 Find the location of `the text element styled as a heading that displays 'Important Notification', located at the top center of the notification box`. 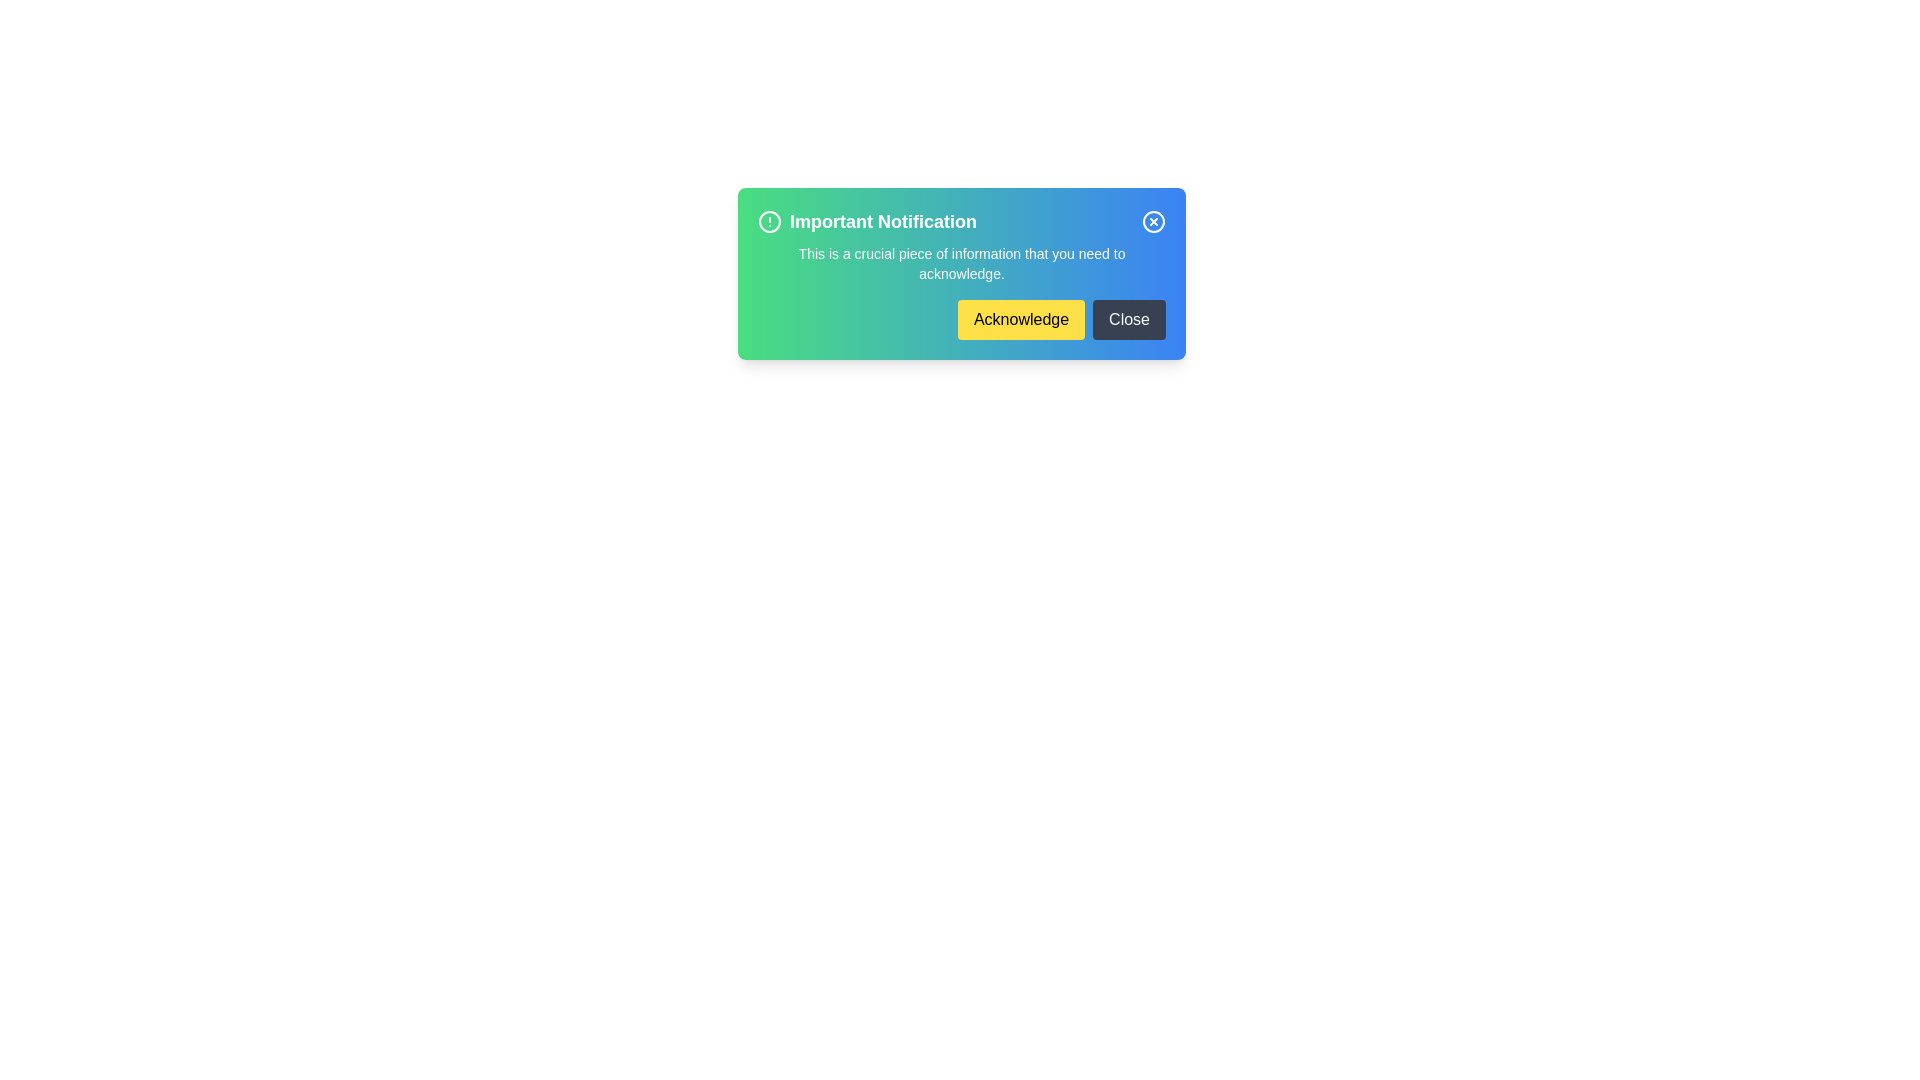

the text element styled as a heading that displays 'Important Notification', located at the top center of the notification box is located at coordinates (882, 222).